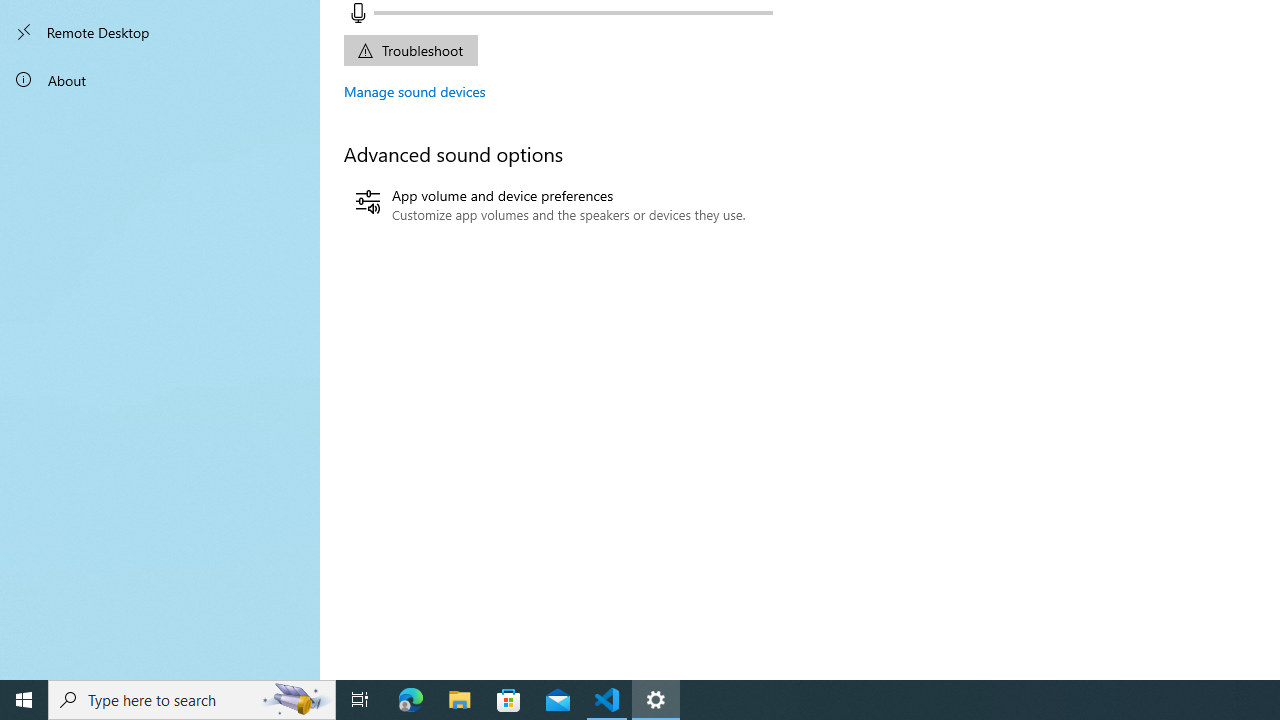 This screenshot has height=720, width=1280. What do you see at coordinates (551, 205) in the screenshot?
I see `'App volume and device preferences'` at bounding box center [551, 205].